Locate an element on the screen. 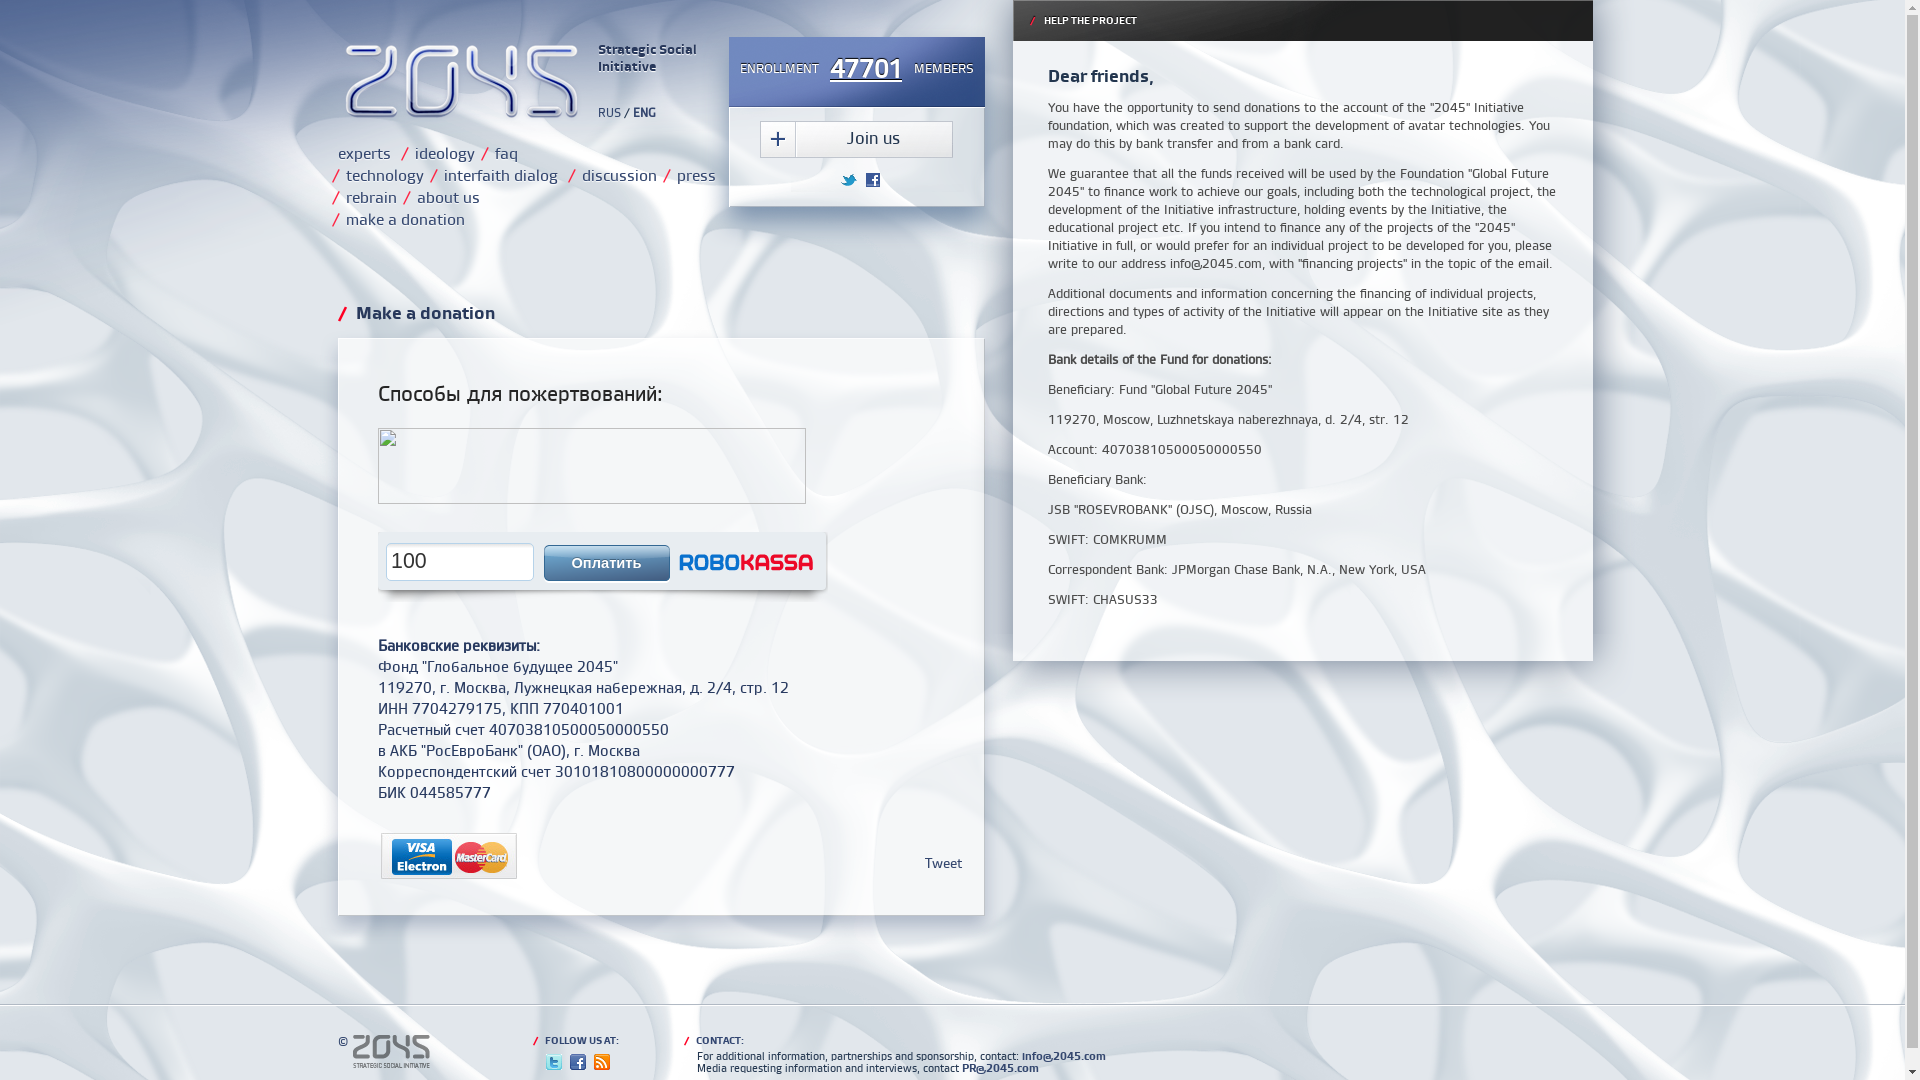  'faq' is located at coordinates (505, 152).